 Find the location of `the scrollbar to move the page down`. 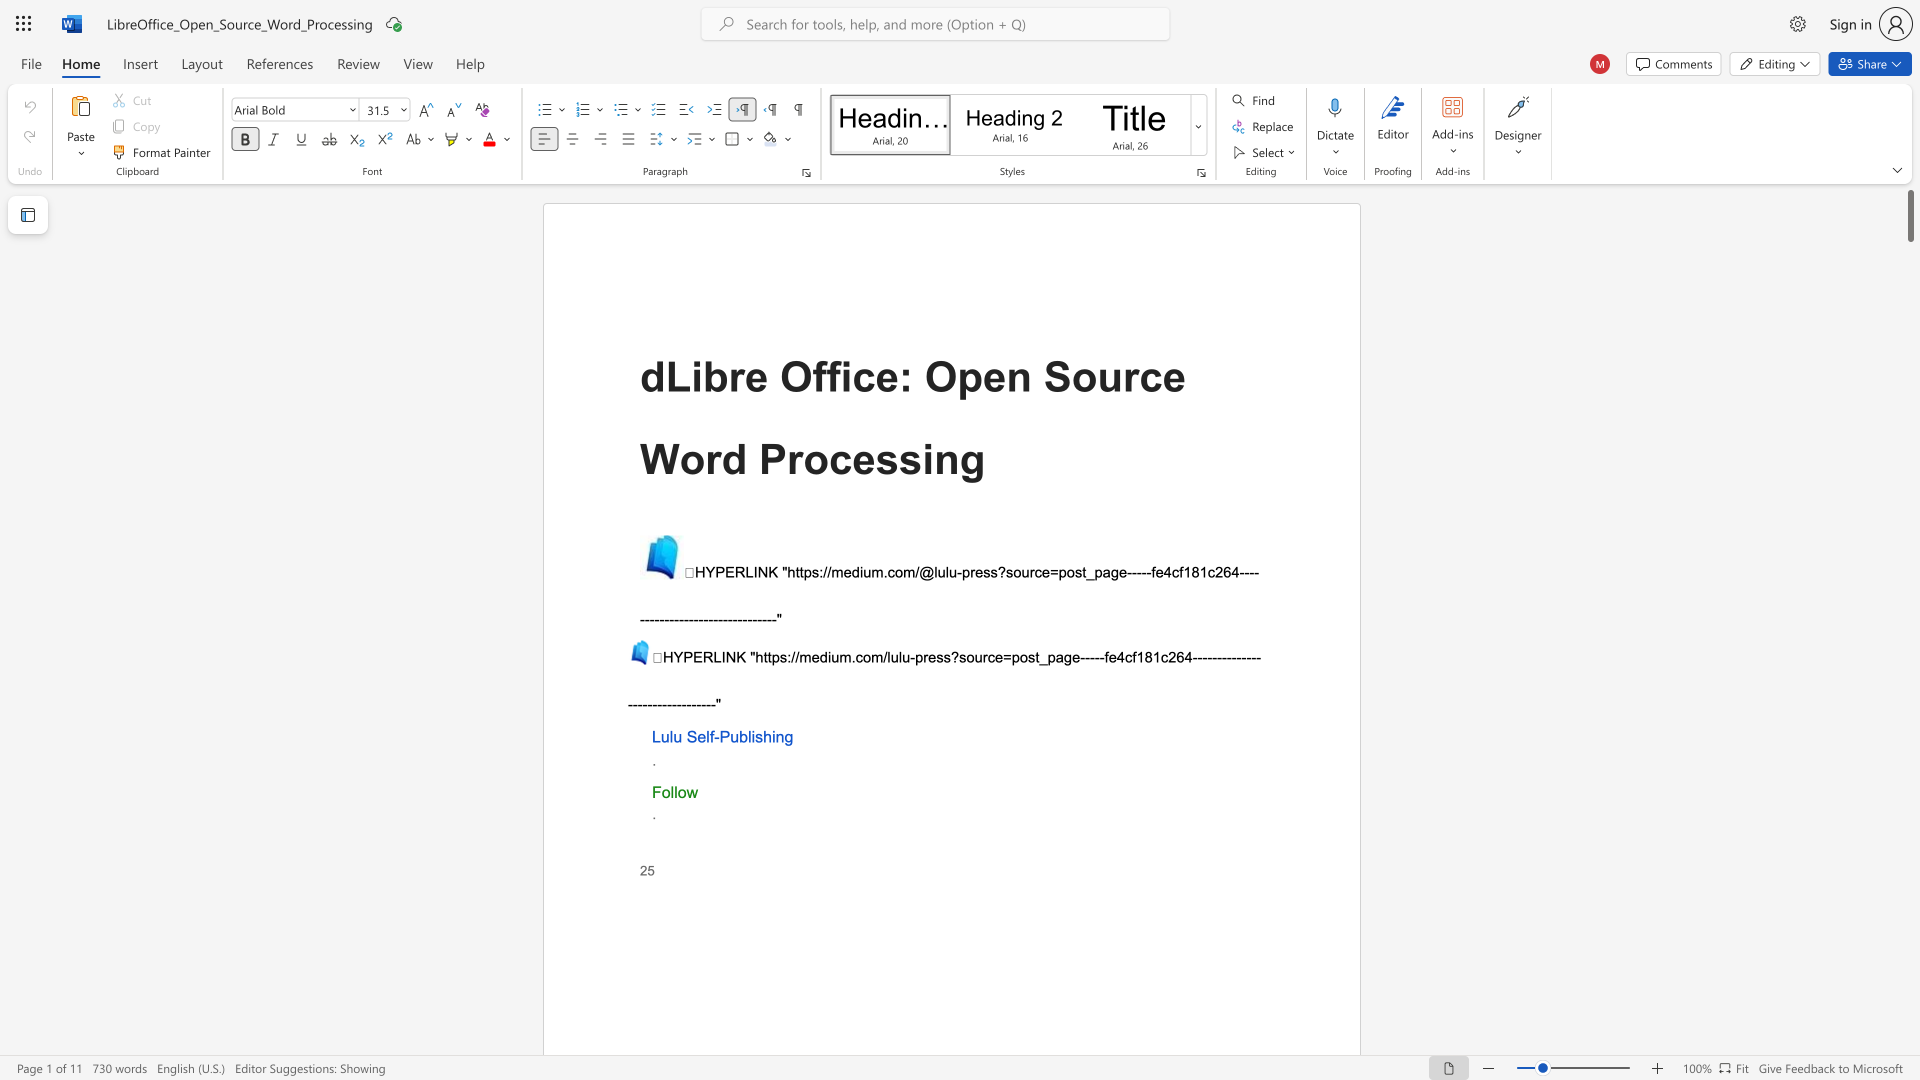

the scrollbar to move the page down is located at coordinates (1909, 729).